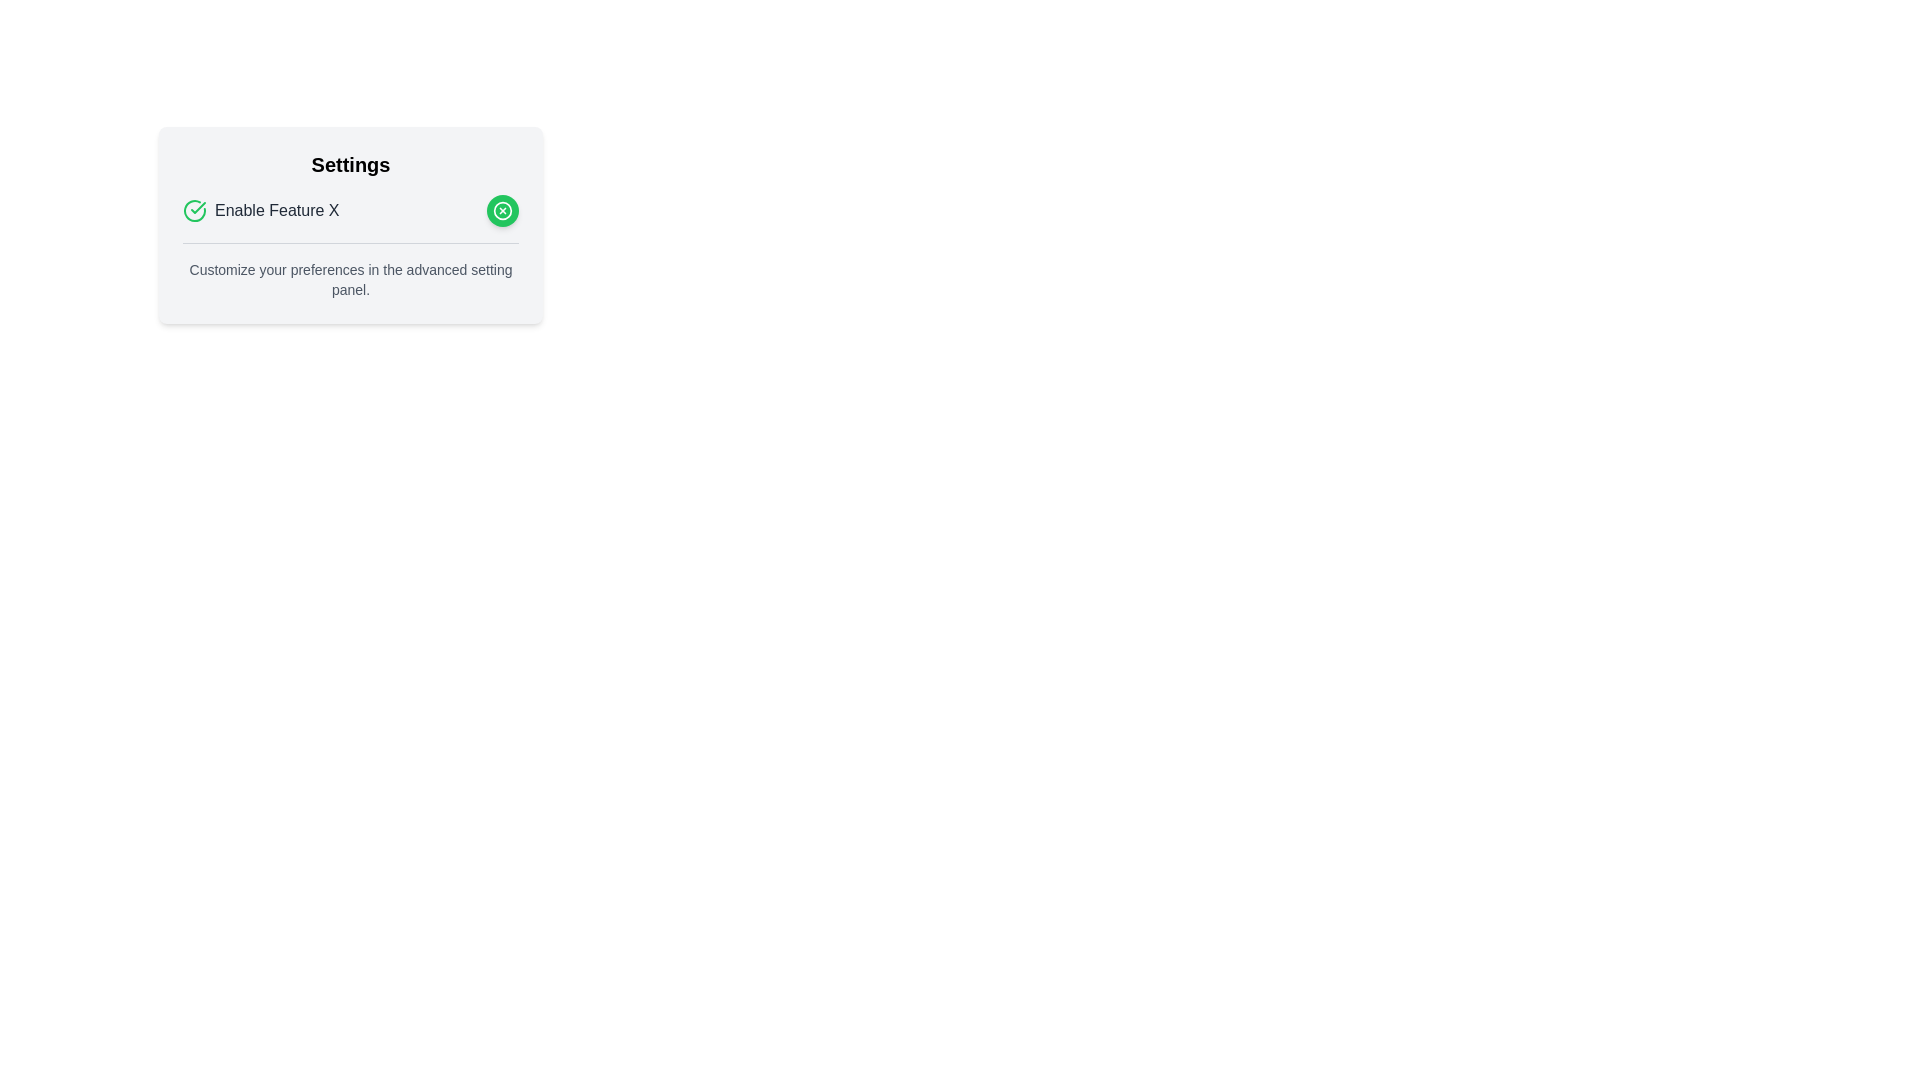 This screenshot has width=1920, height=1080. Describe the element at coordinates (350, 280) in the screenshot. I see `the static text that provides additional contextual information about the settings, located below the 'Enable Feature X' toggle in the settings card` at that location.